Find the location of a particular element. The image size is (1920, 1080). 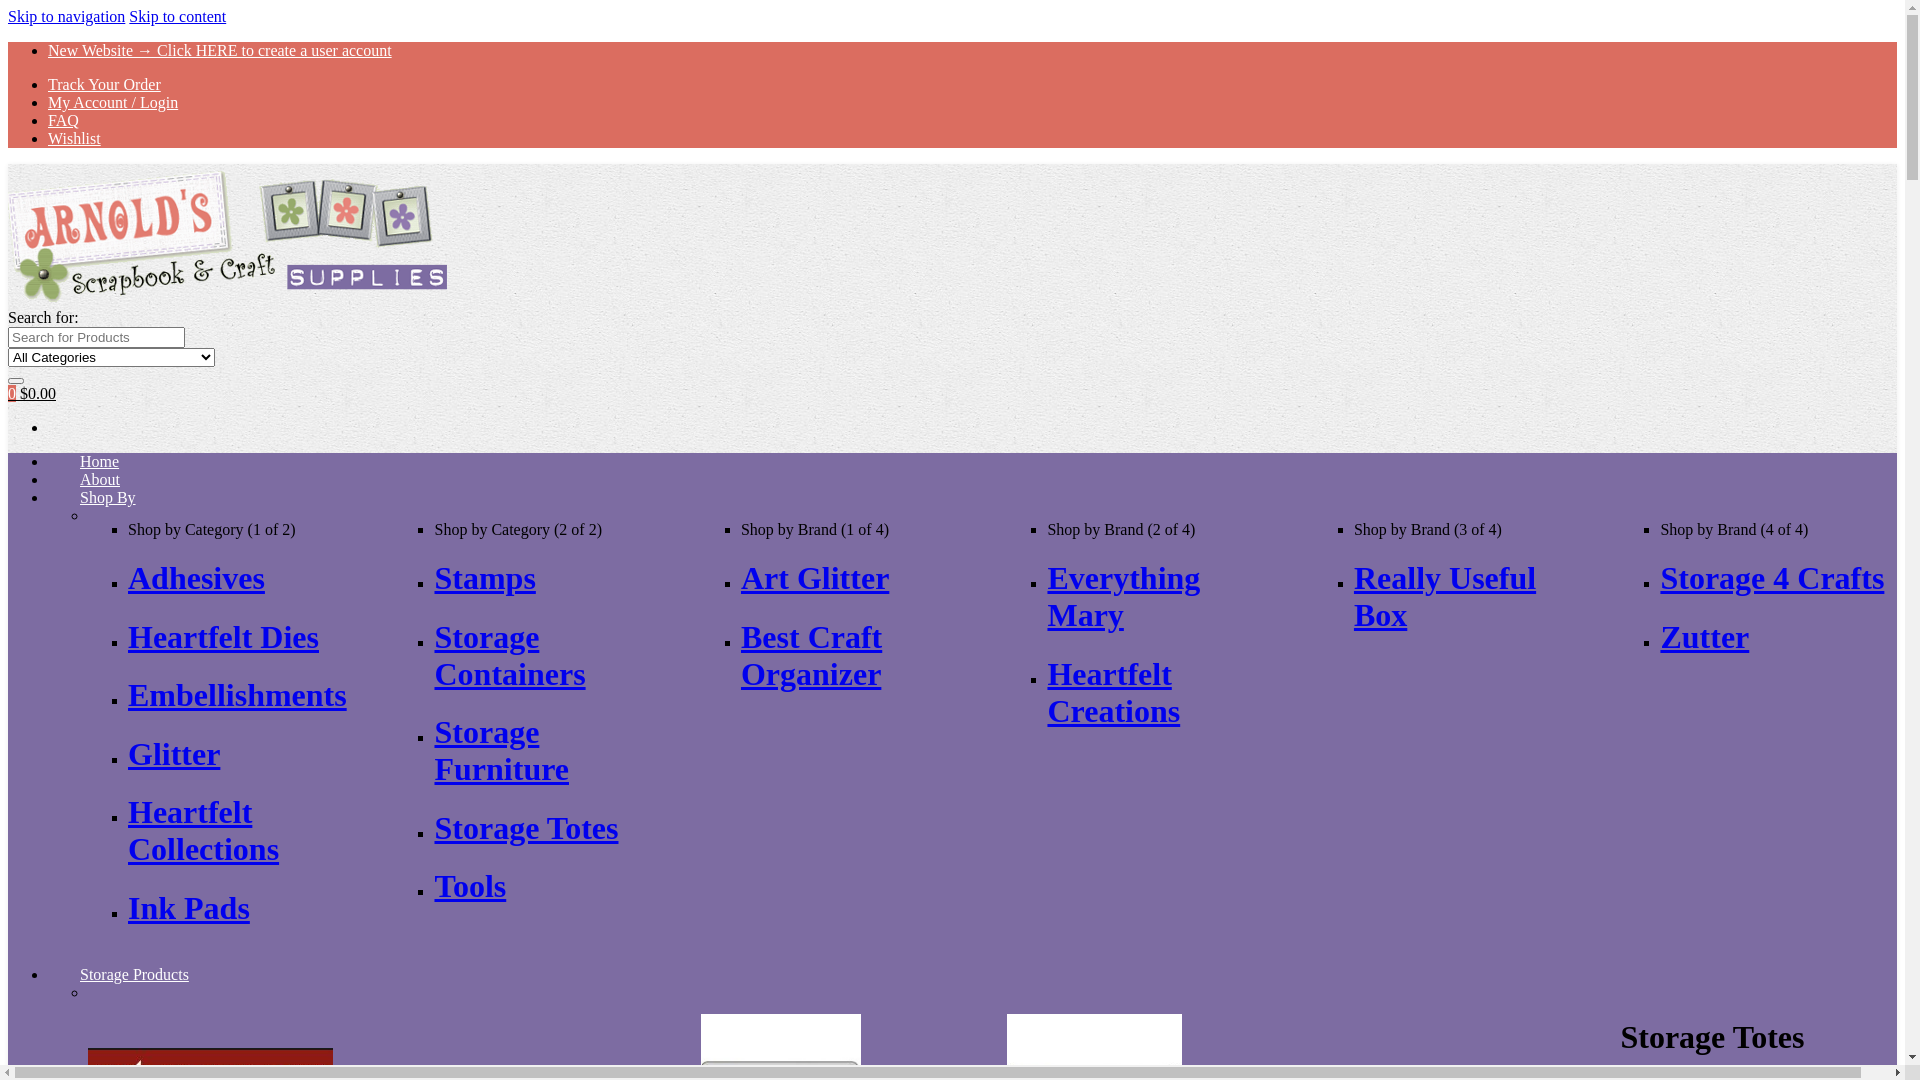

'Storage Products' is located at coordinates (133, 973).